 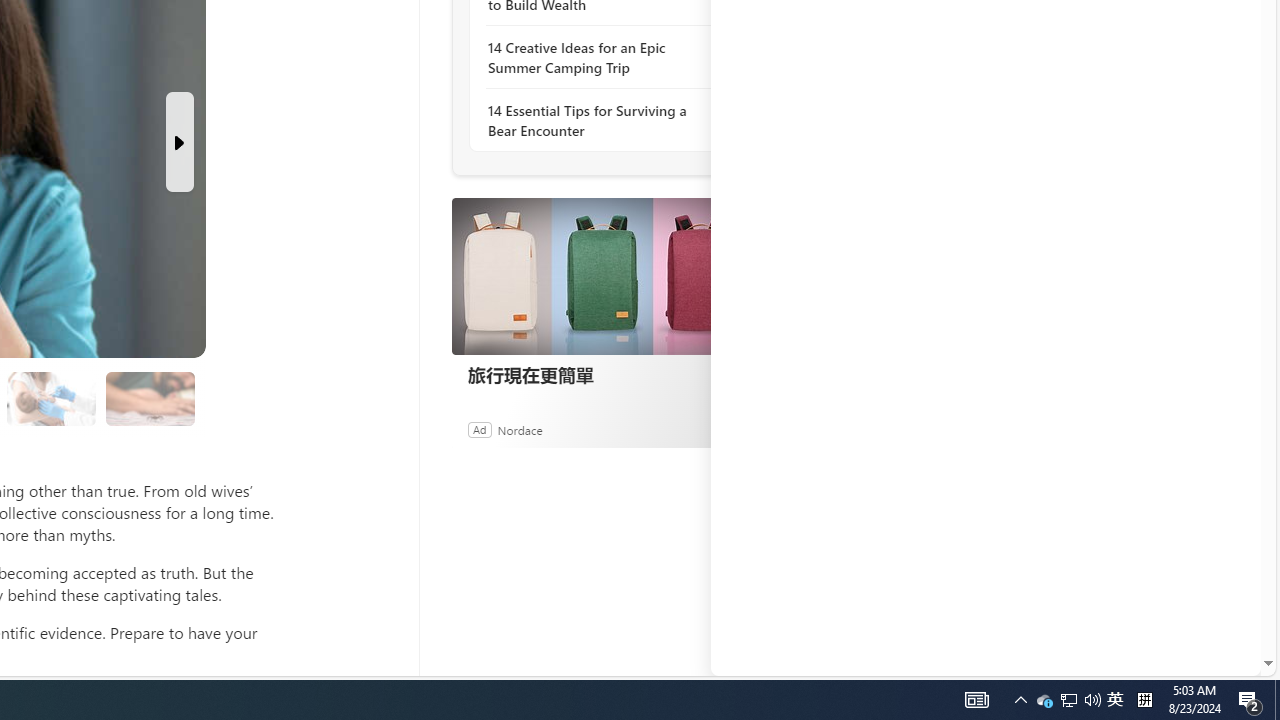 I want to click on '14 Essential Tips for Surviving a Bear Encounter', so click(x=595, y=120).